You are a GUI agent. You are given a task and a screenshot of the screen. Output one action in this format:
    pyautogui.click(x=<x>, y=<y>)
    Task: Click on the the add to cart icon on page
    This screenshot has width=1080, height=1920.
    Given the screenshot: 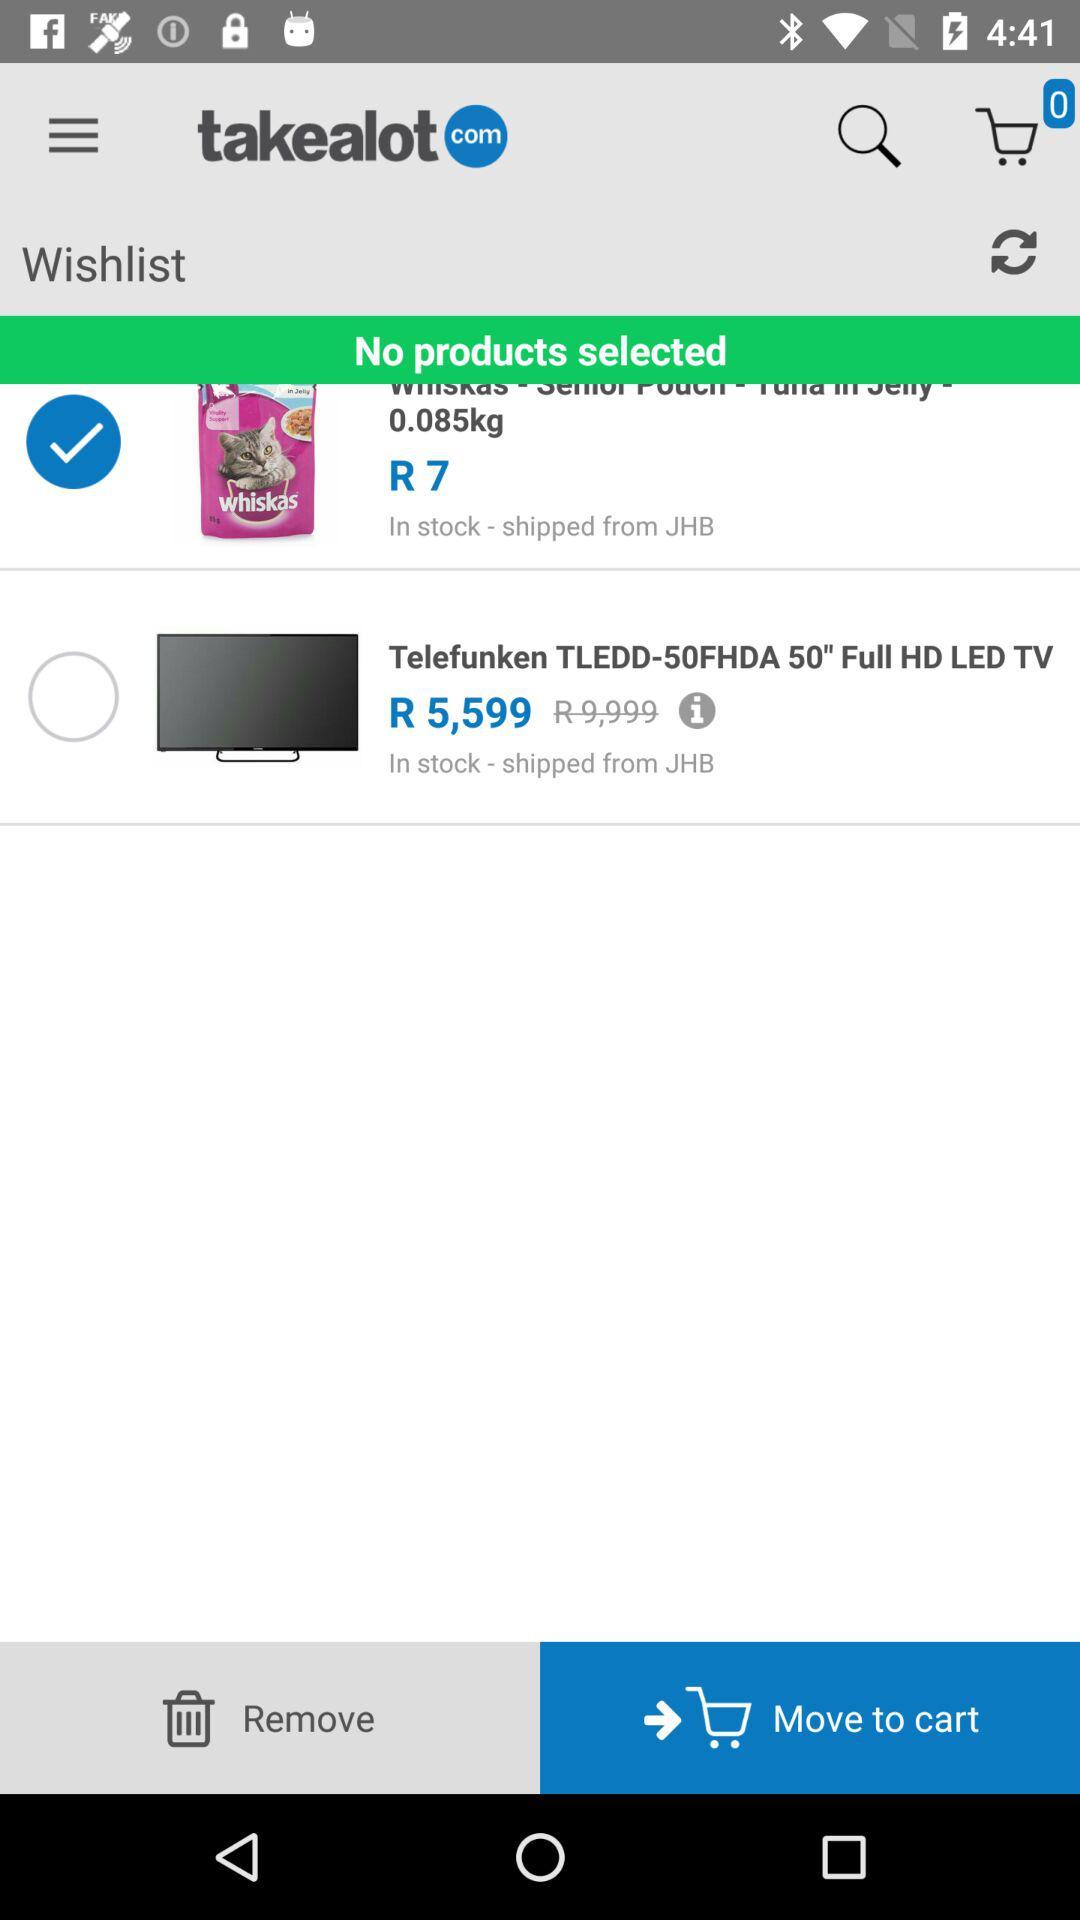 What is the action you would take?
    pyautogui.click(x=1006, y=136)
    